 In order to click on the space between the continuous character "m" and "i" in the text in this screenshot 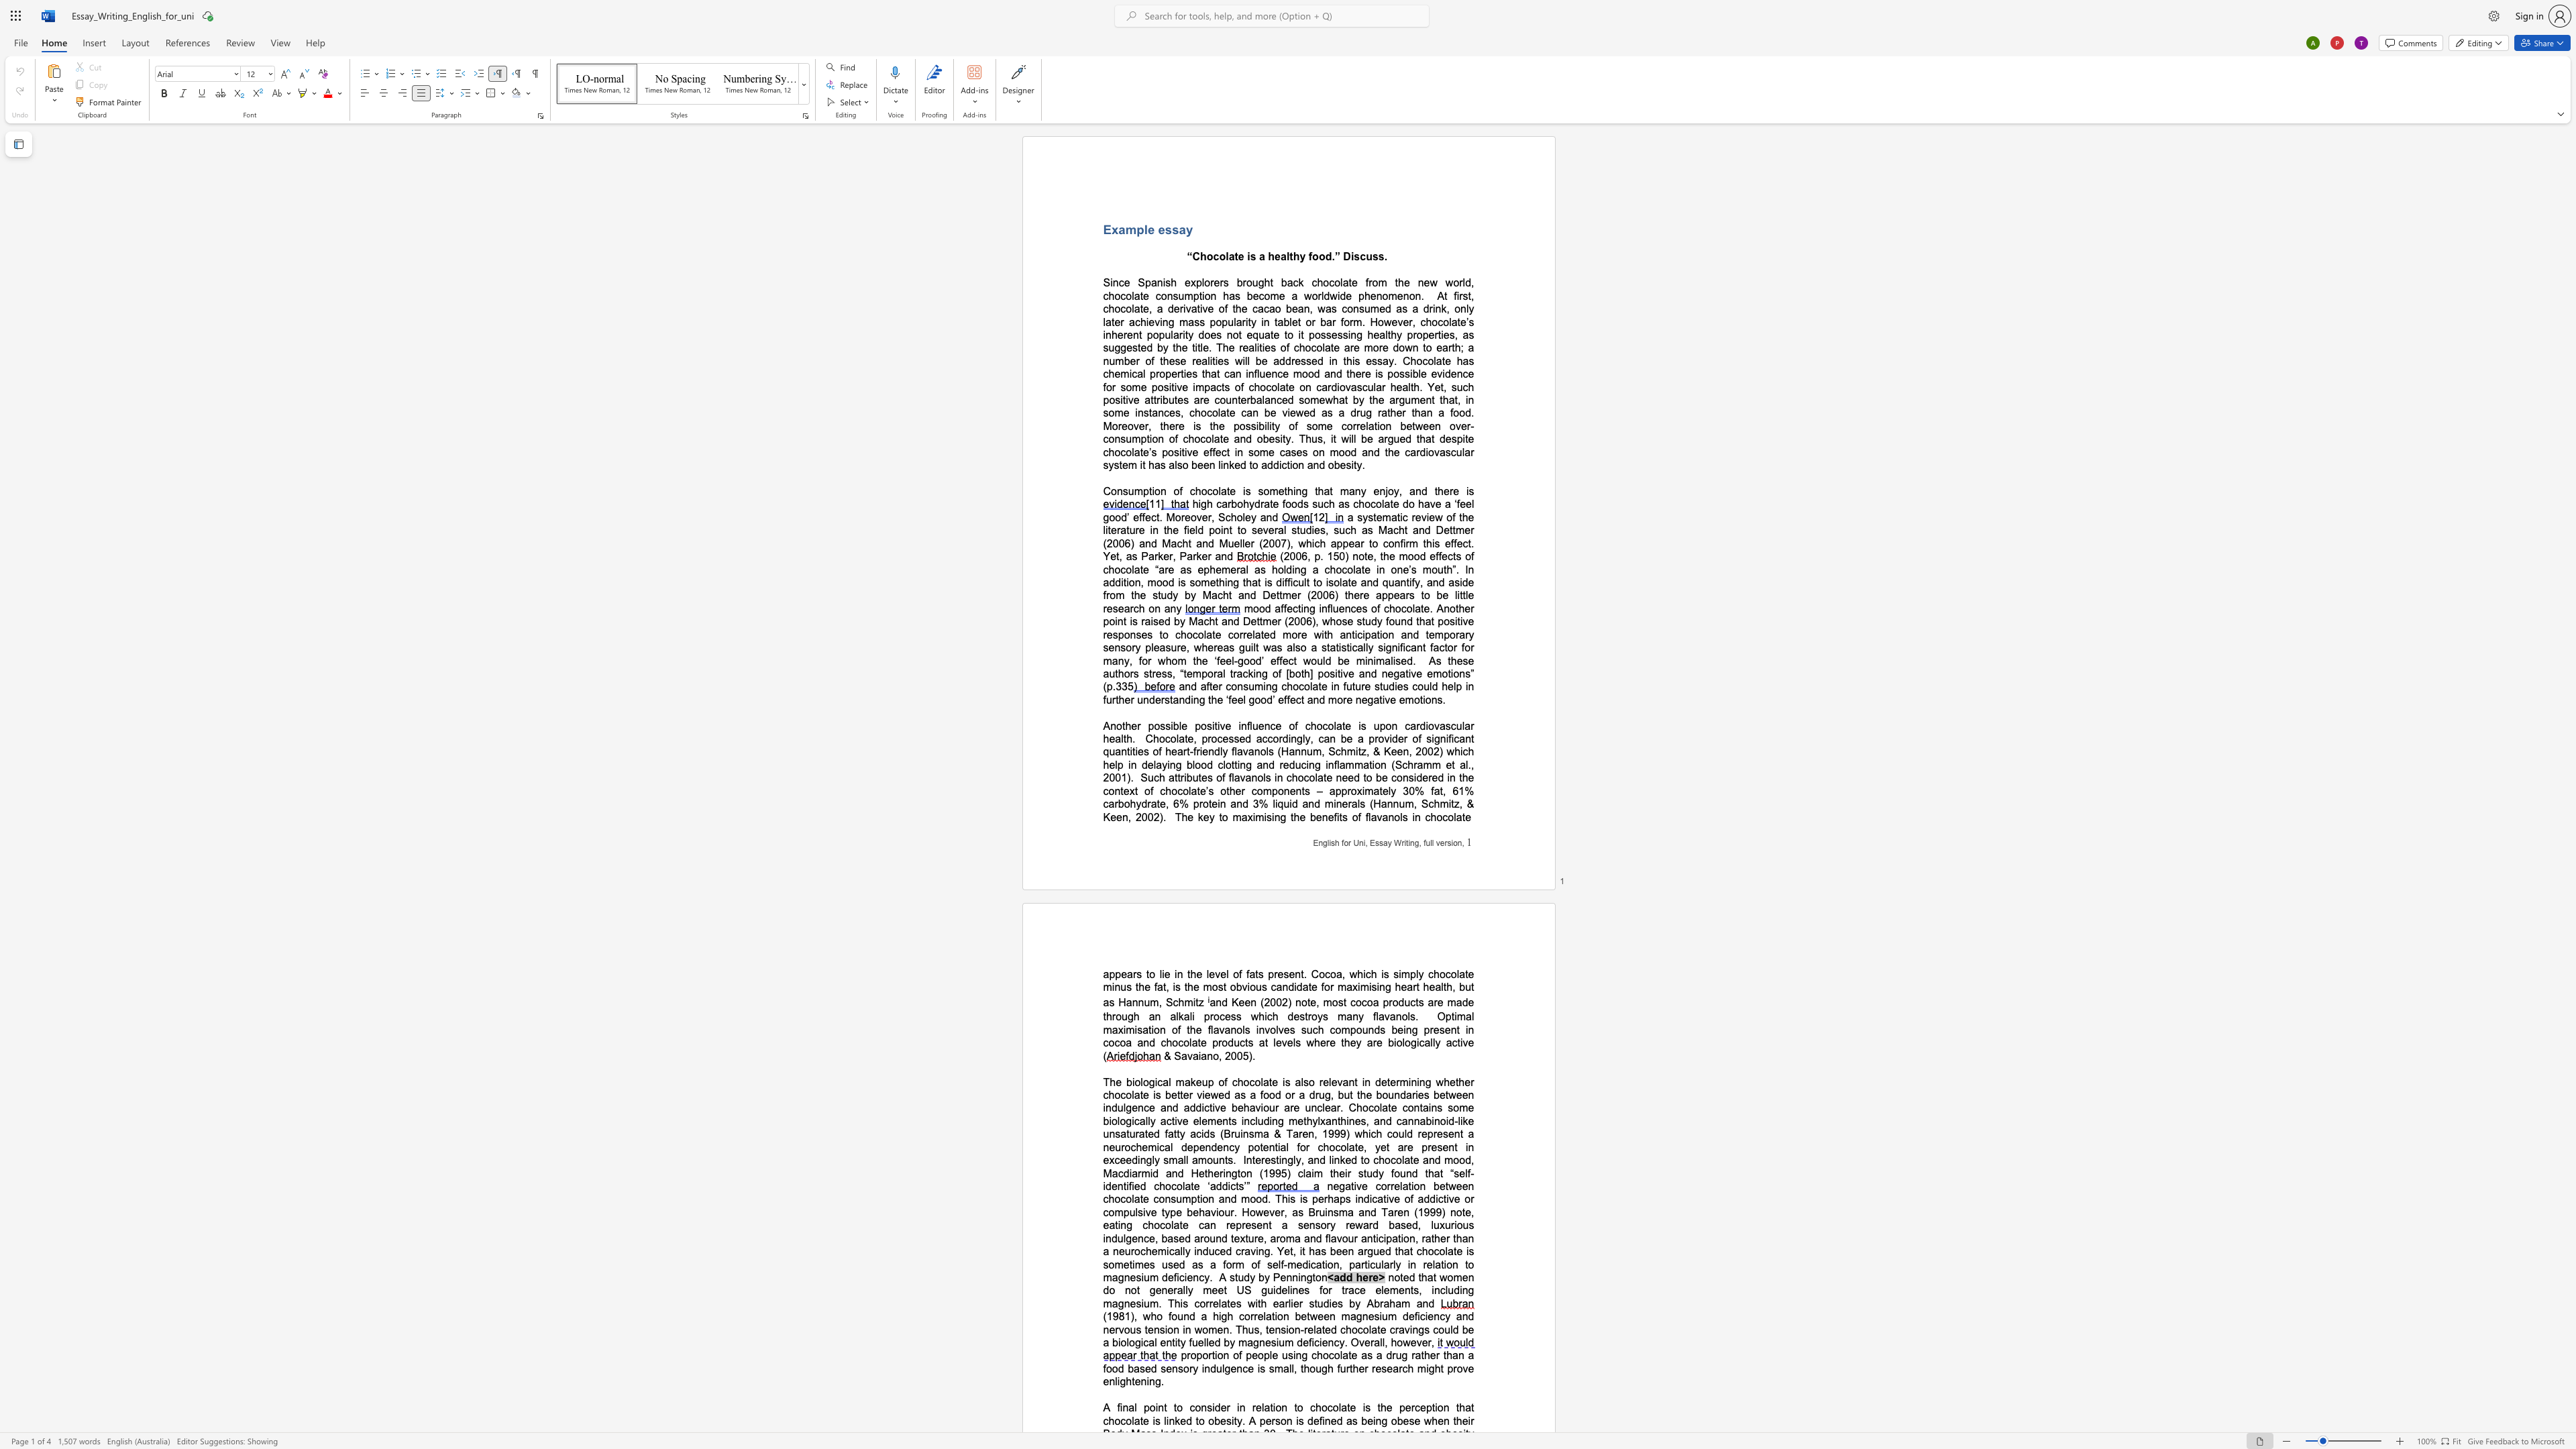, I will do `click(1261, 816)`.